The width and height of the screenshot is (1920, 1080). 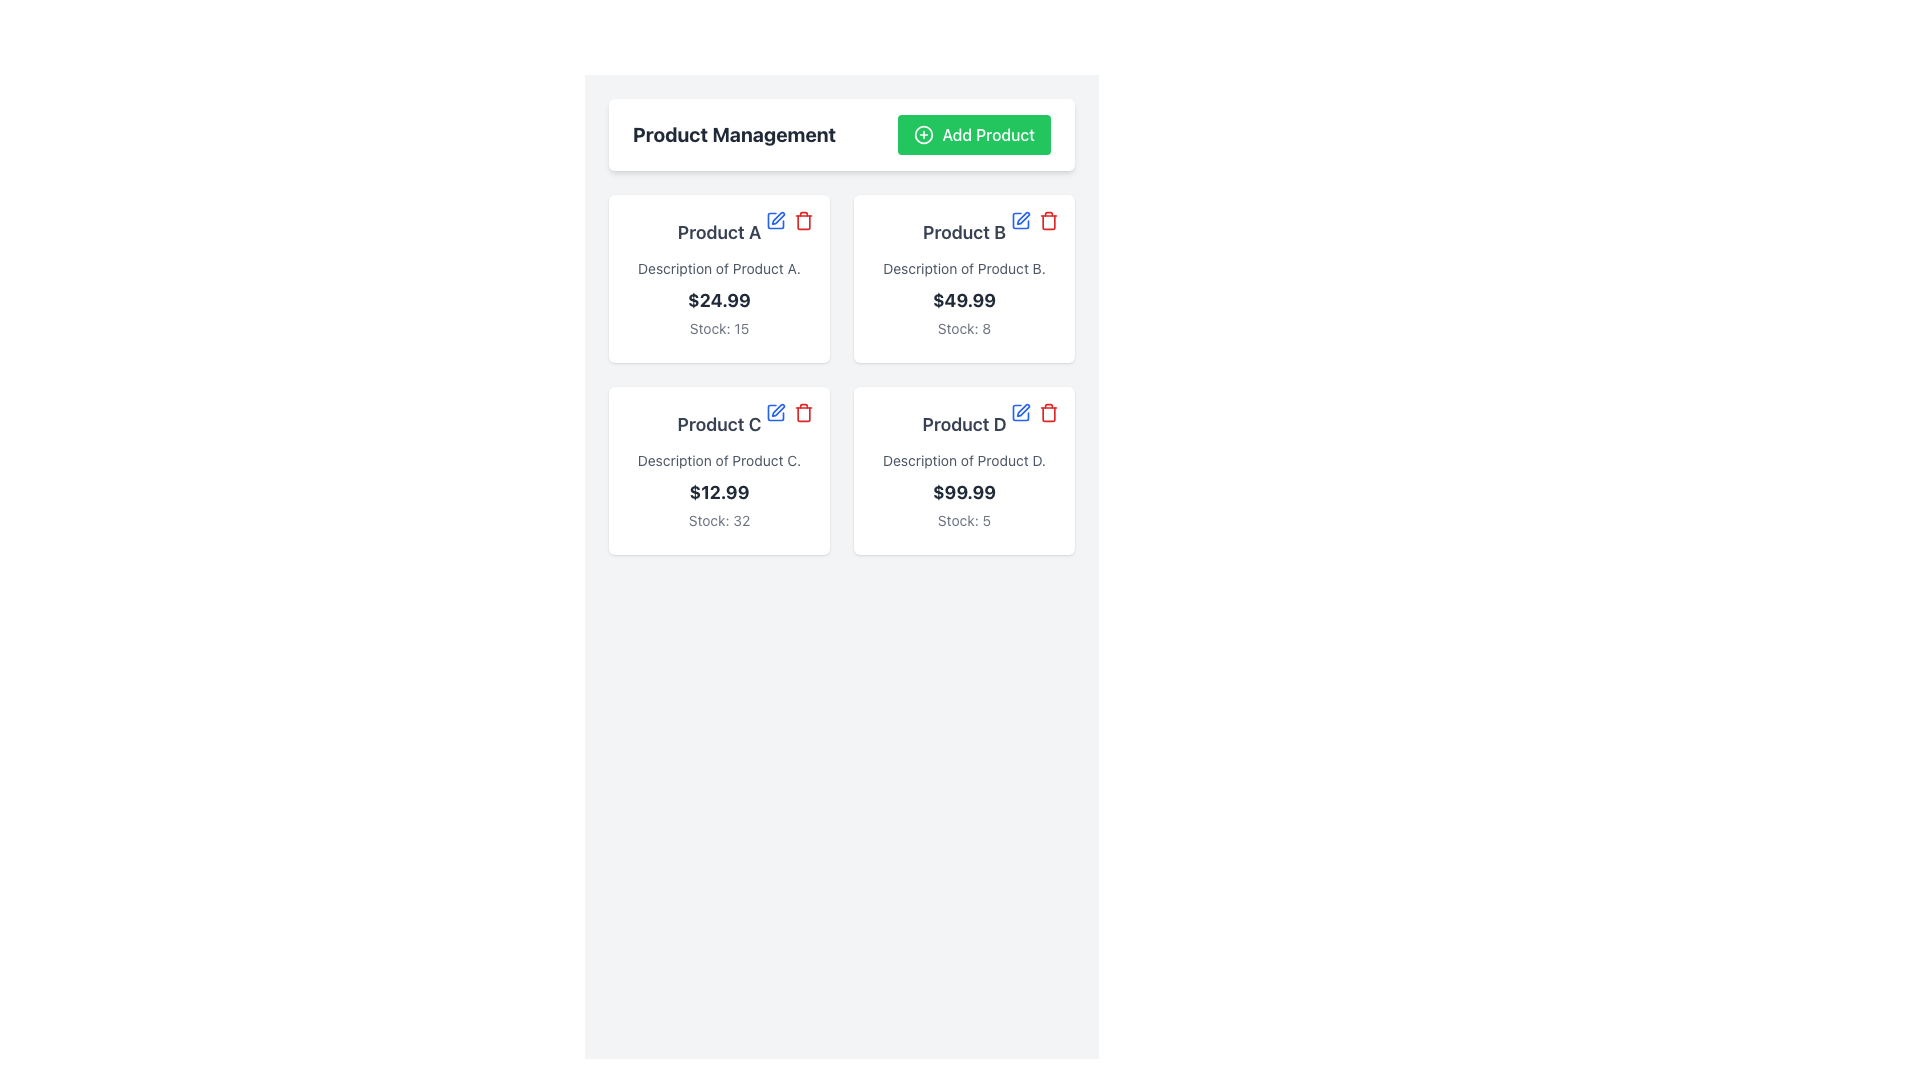 I want to click on the title text element displaying 'Product D', which is located in the fourth box of a two-by-two grid layout, so click(x=964, y=423).